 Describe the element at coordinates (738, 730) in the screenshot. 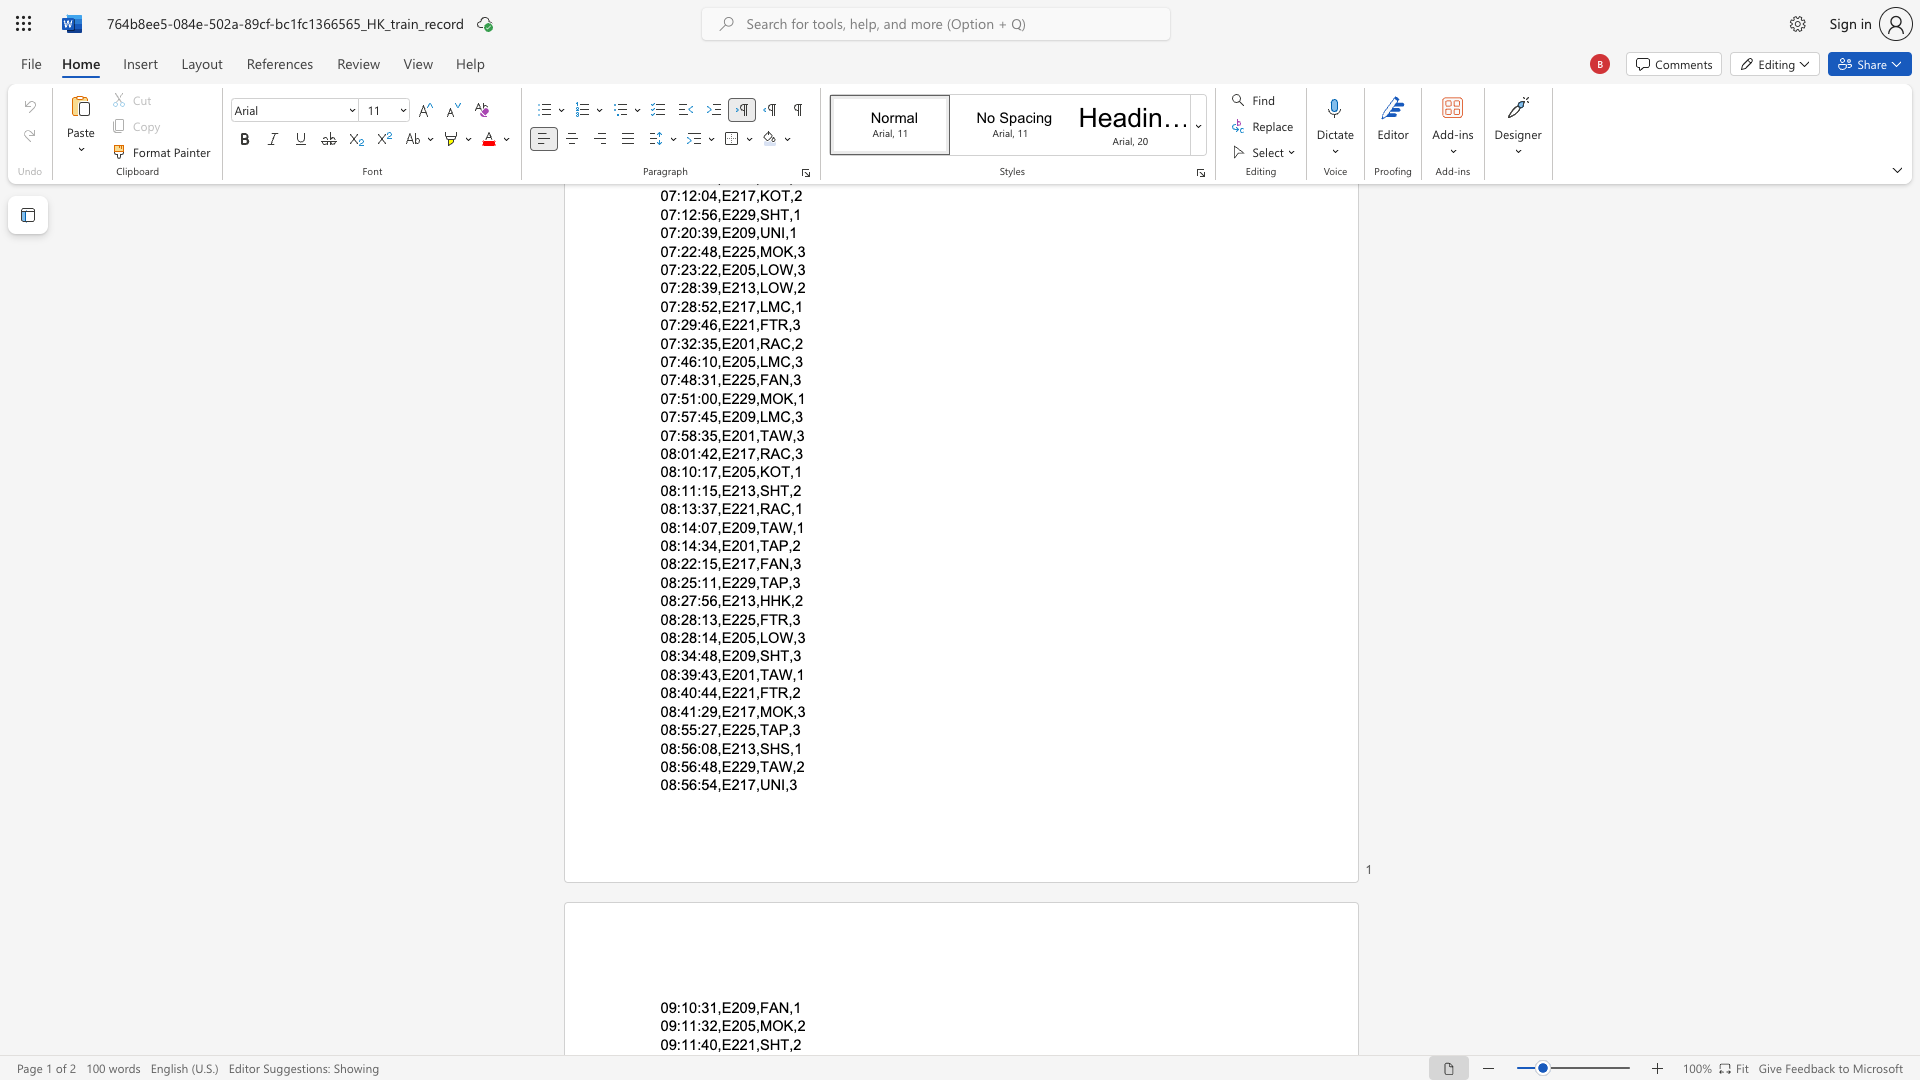

I see `the space between the continuous character "2" and "2" in the text` at that location.